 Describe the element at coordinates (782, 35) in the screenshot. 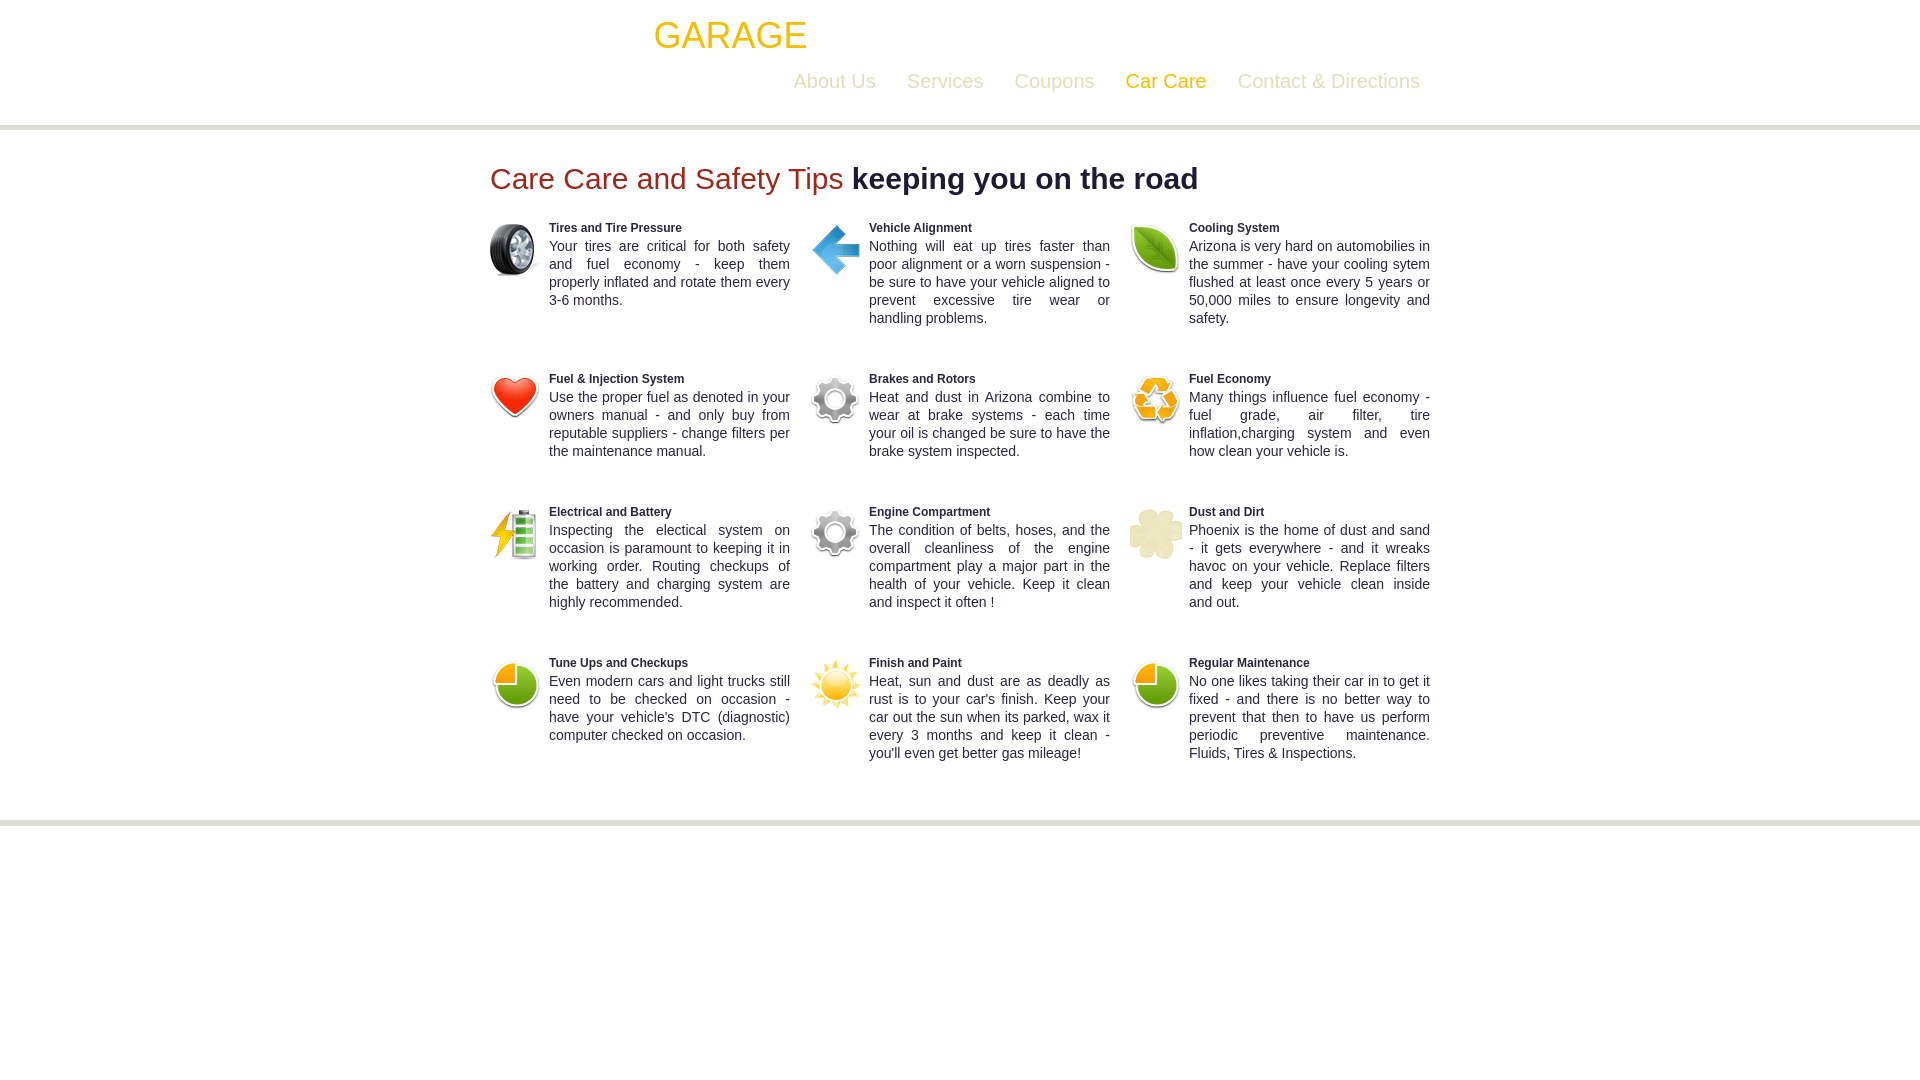

I see `'19th Ave GARAGE    602-212-1552'` at that location.